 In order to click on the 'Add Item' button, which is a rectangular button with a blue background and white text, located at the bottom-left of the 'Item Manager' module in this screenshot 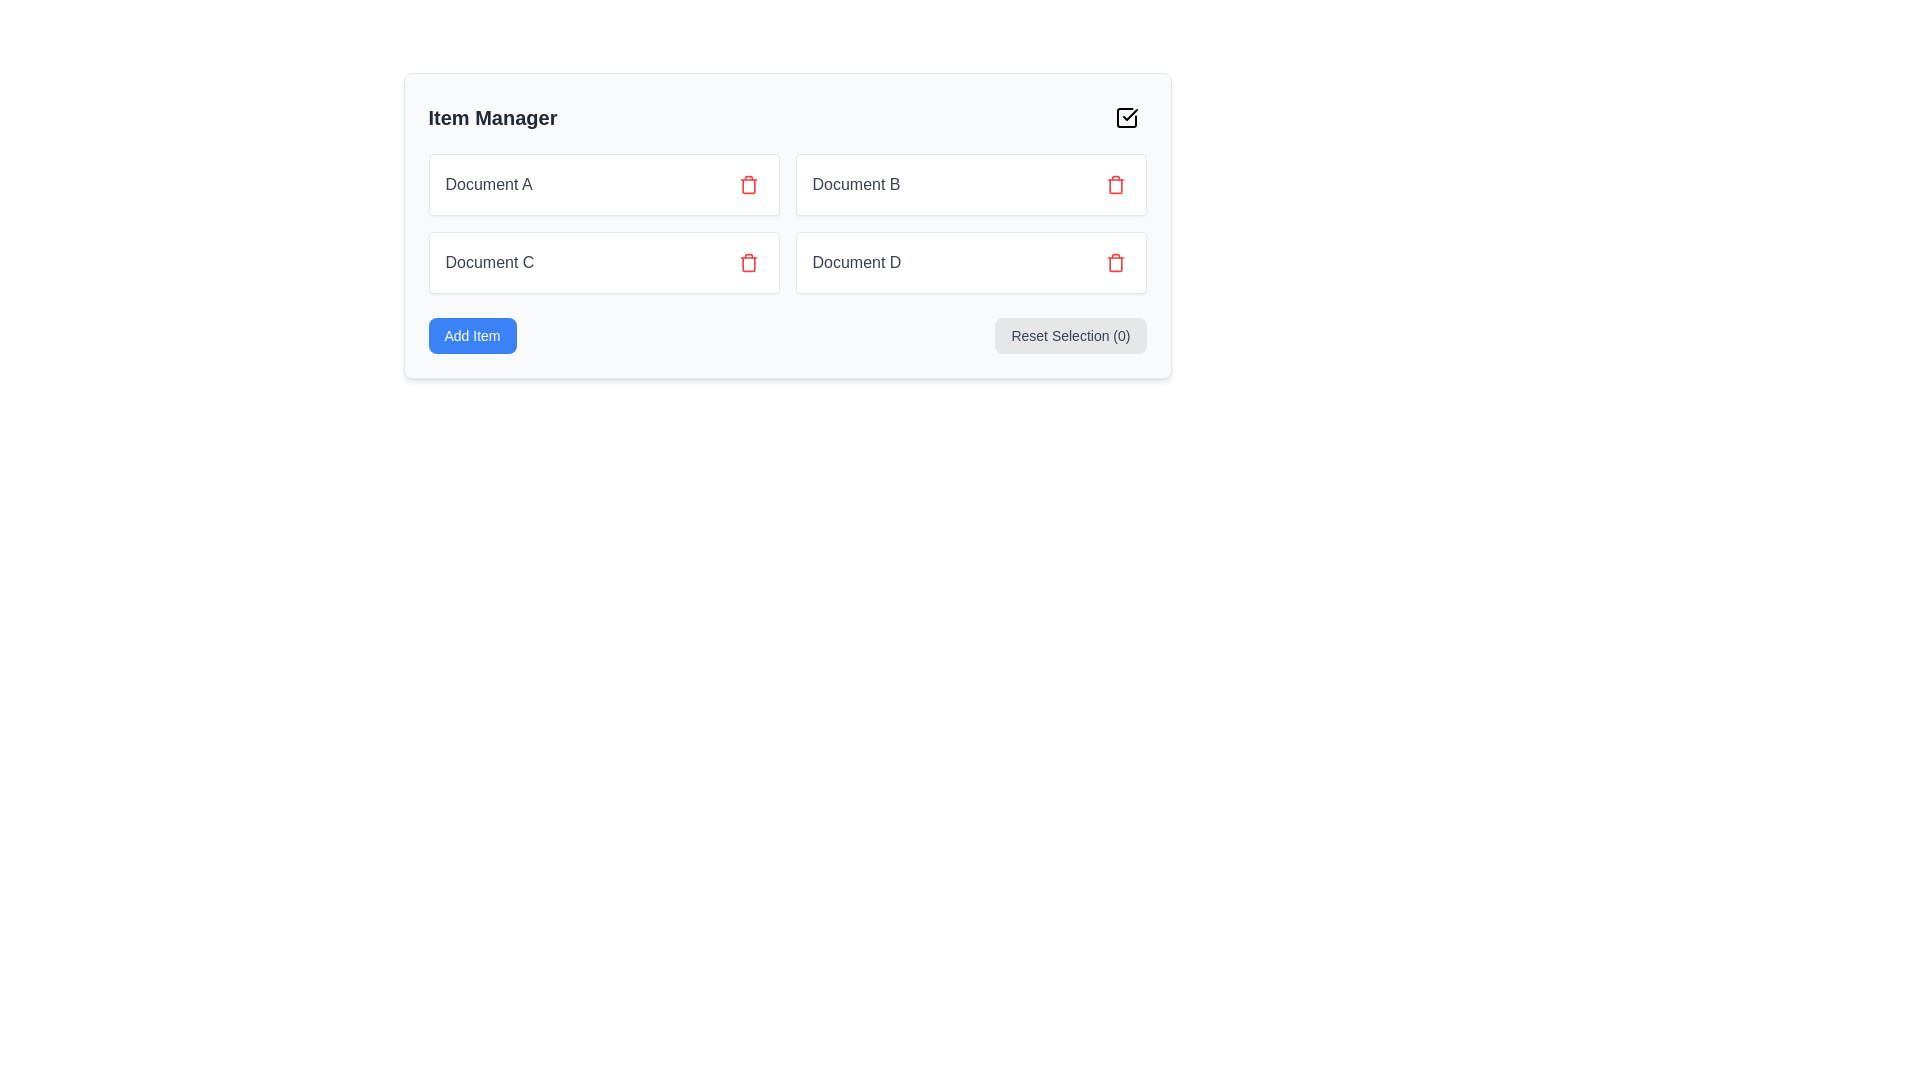, I will do `click(471, 334)`.